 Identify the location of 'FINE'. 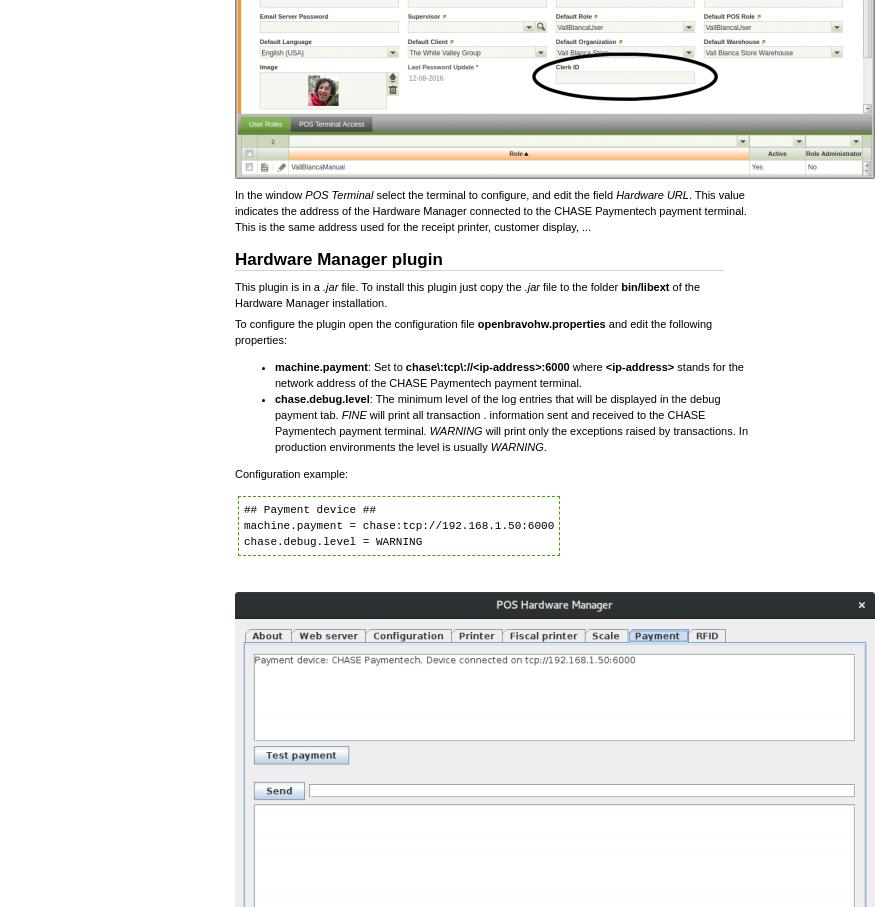
(340, 414).